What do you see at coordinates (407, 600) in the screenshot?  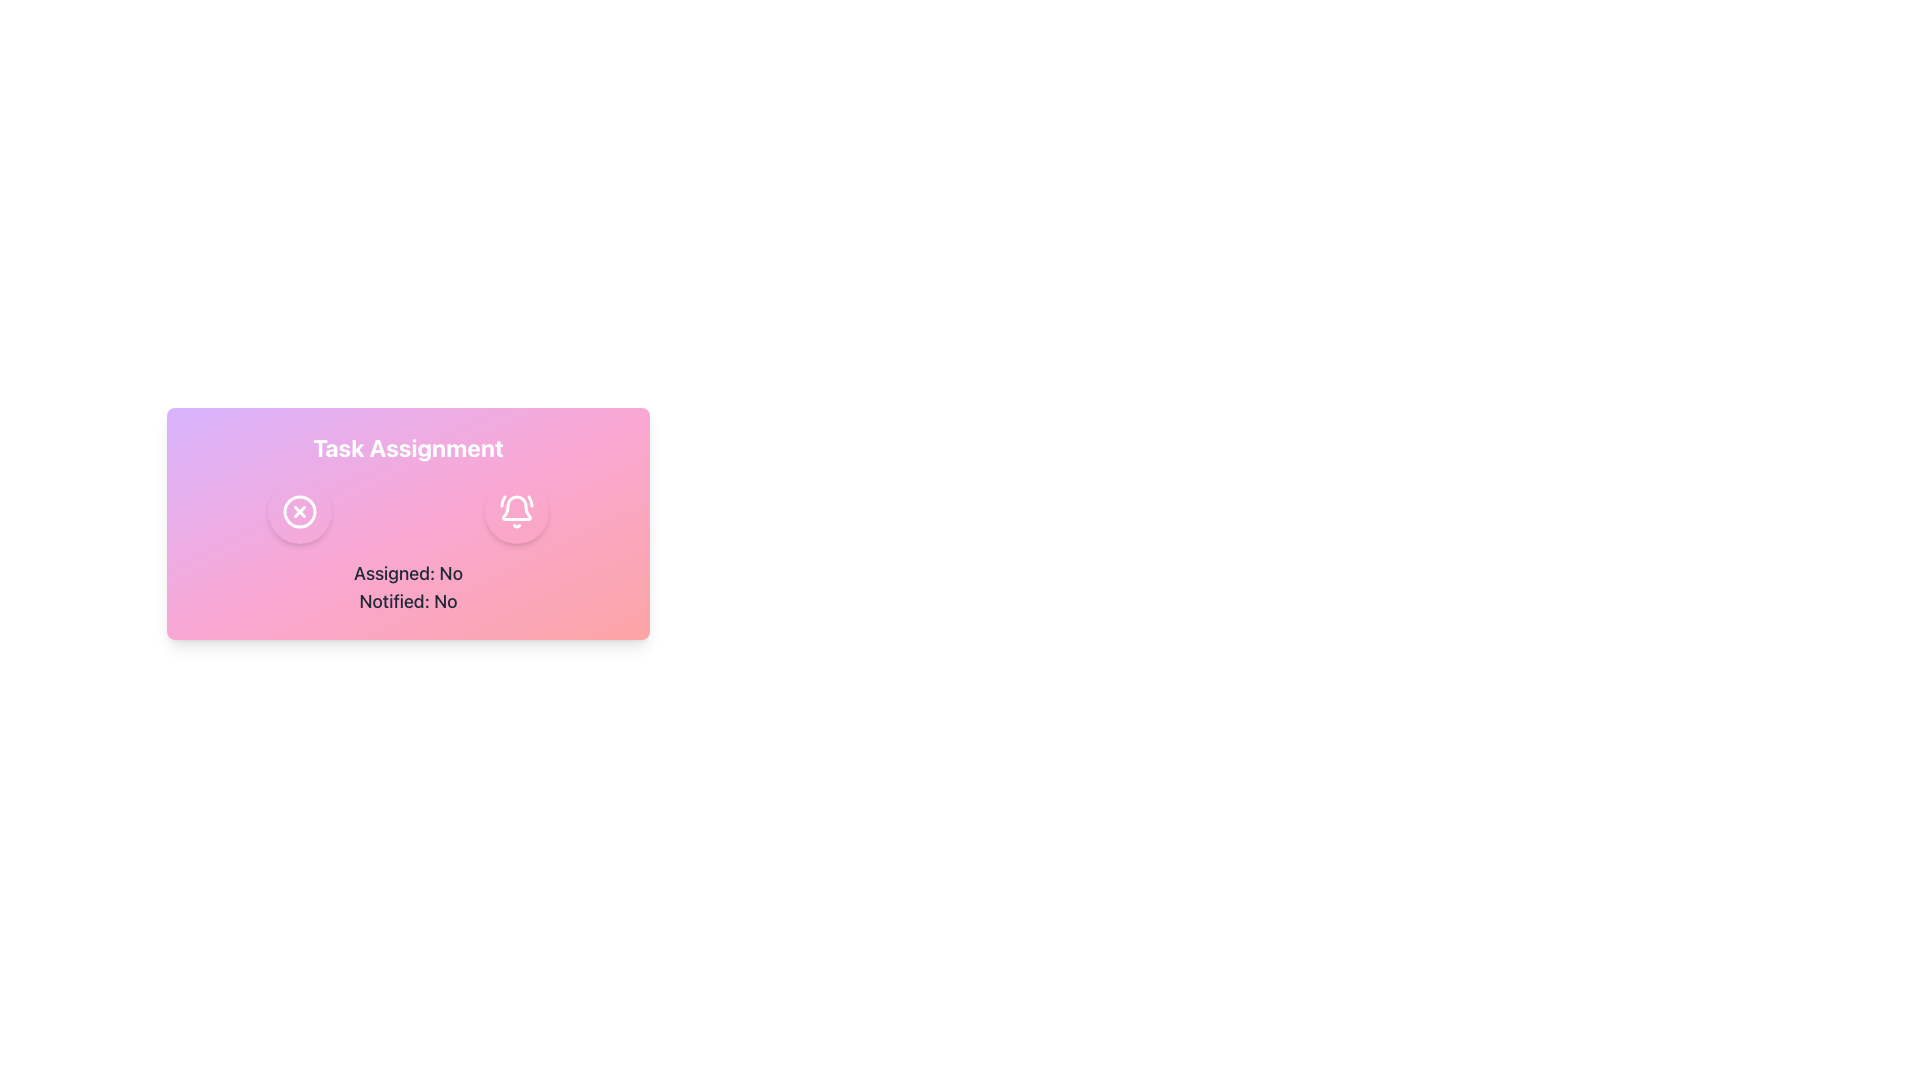 I see `the Text Label displaying 'Notified: No', which is styled with medium font-weight and gray color, located on a pink-gradient card below 'Assigned: No' within the 'Task Assignment' card` at bounding box center [407, 600].